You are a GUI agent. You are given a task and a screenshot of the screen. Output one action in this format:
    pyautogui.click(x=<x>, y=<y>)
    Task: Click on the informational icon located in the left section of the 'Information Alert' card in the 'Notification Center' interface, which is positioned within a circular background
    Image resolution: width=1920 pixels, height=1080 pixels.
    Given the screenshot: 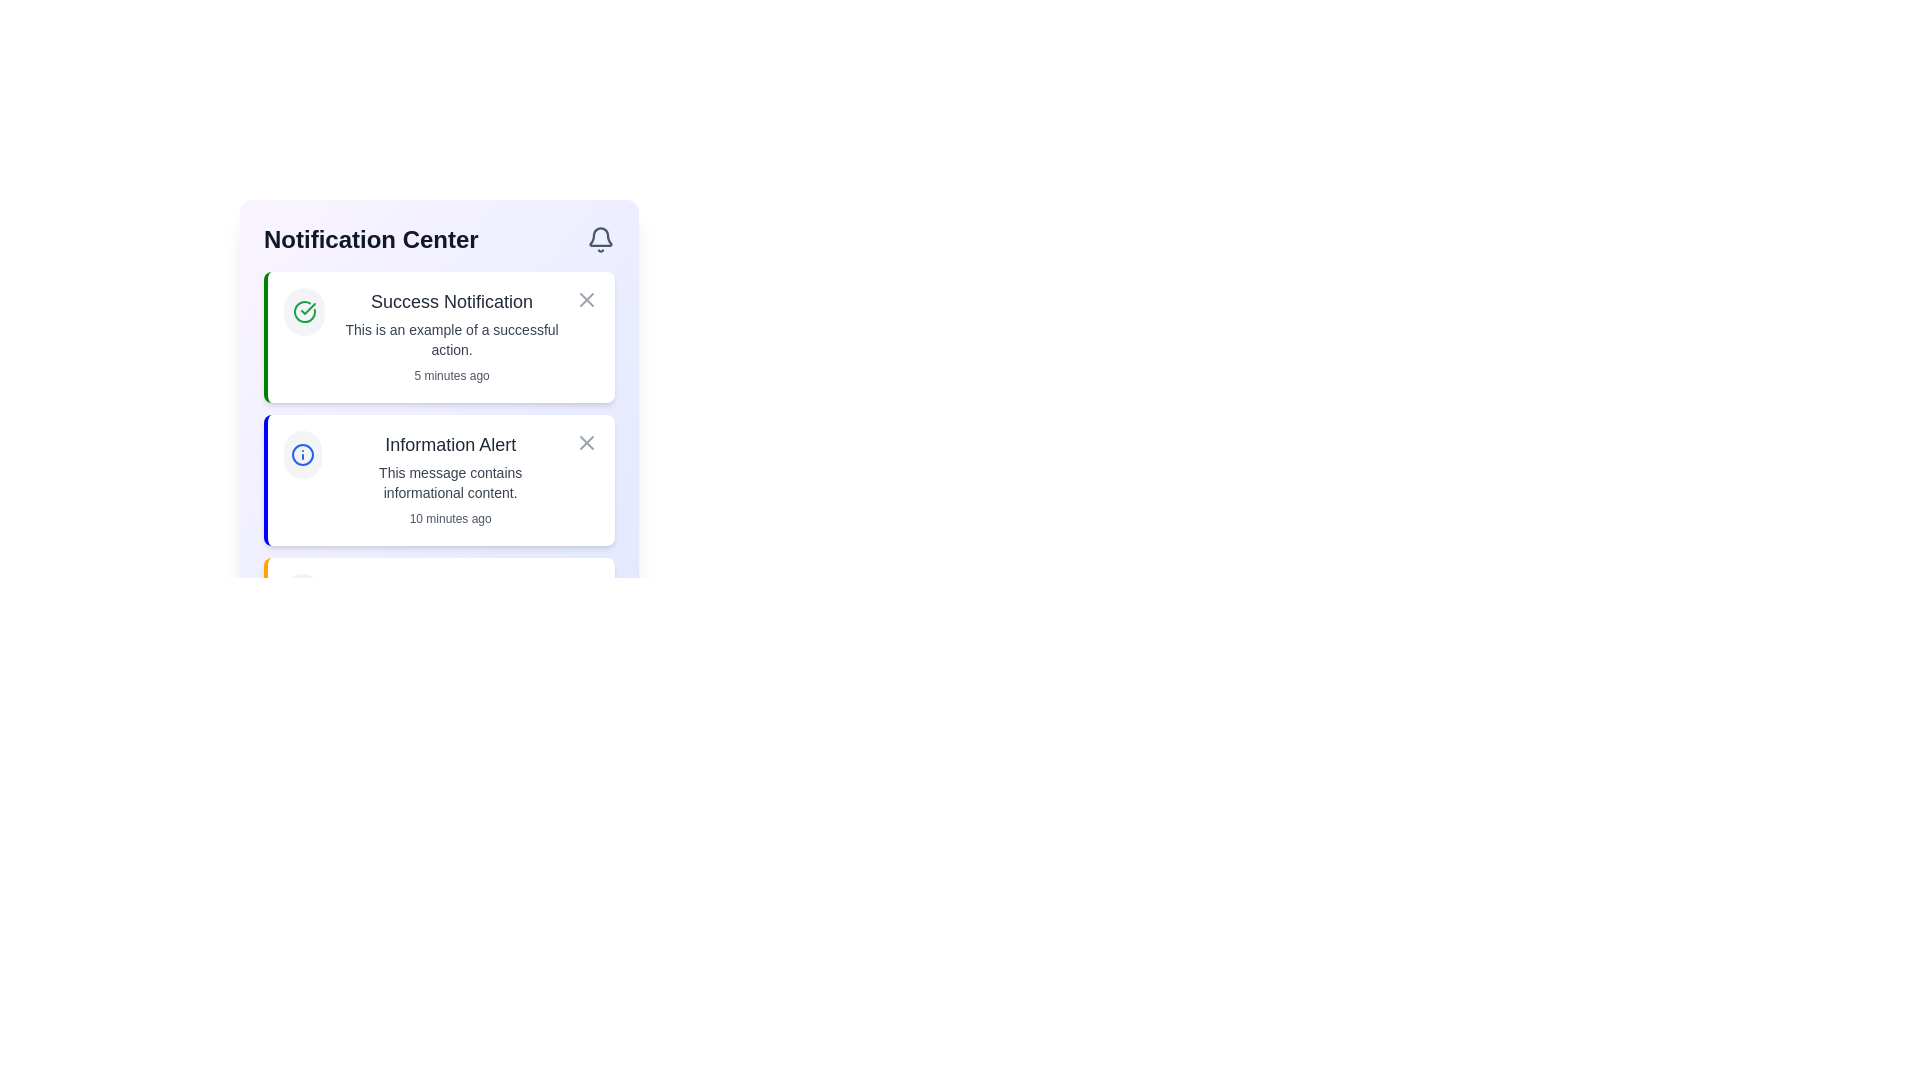 What is the action you would take?
    pyautogui.click(x=302, y=455)
    